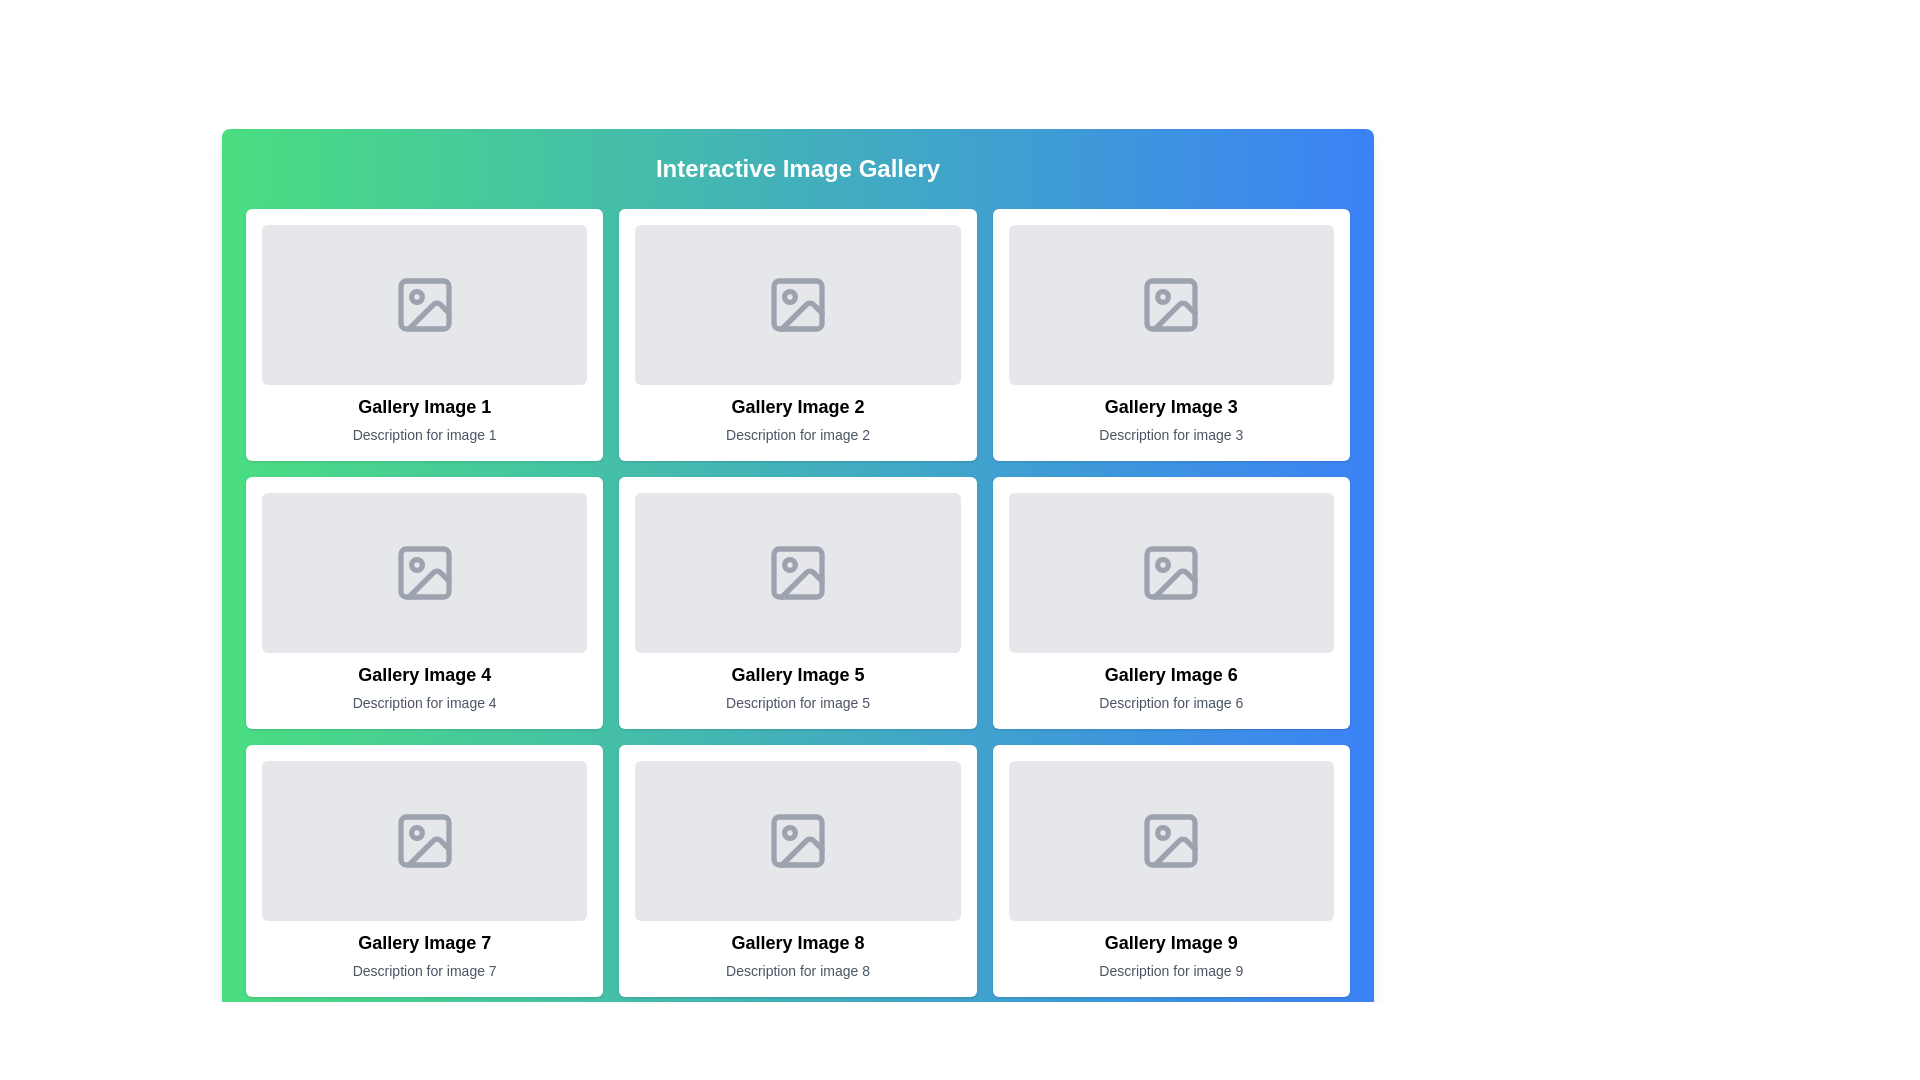  Describe the element at coordinates (796, 701) in the screenshot. I see `the textual label 'Description for image 5'` at that location.